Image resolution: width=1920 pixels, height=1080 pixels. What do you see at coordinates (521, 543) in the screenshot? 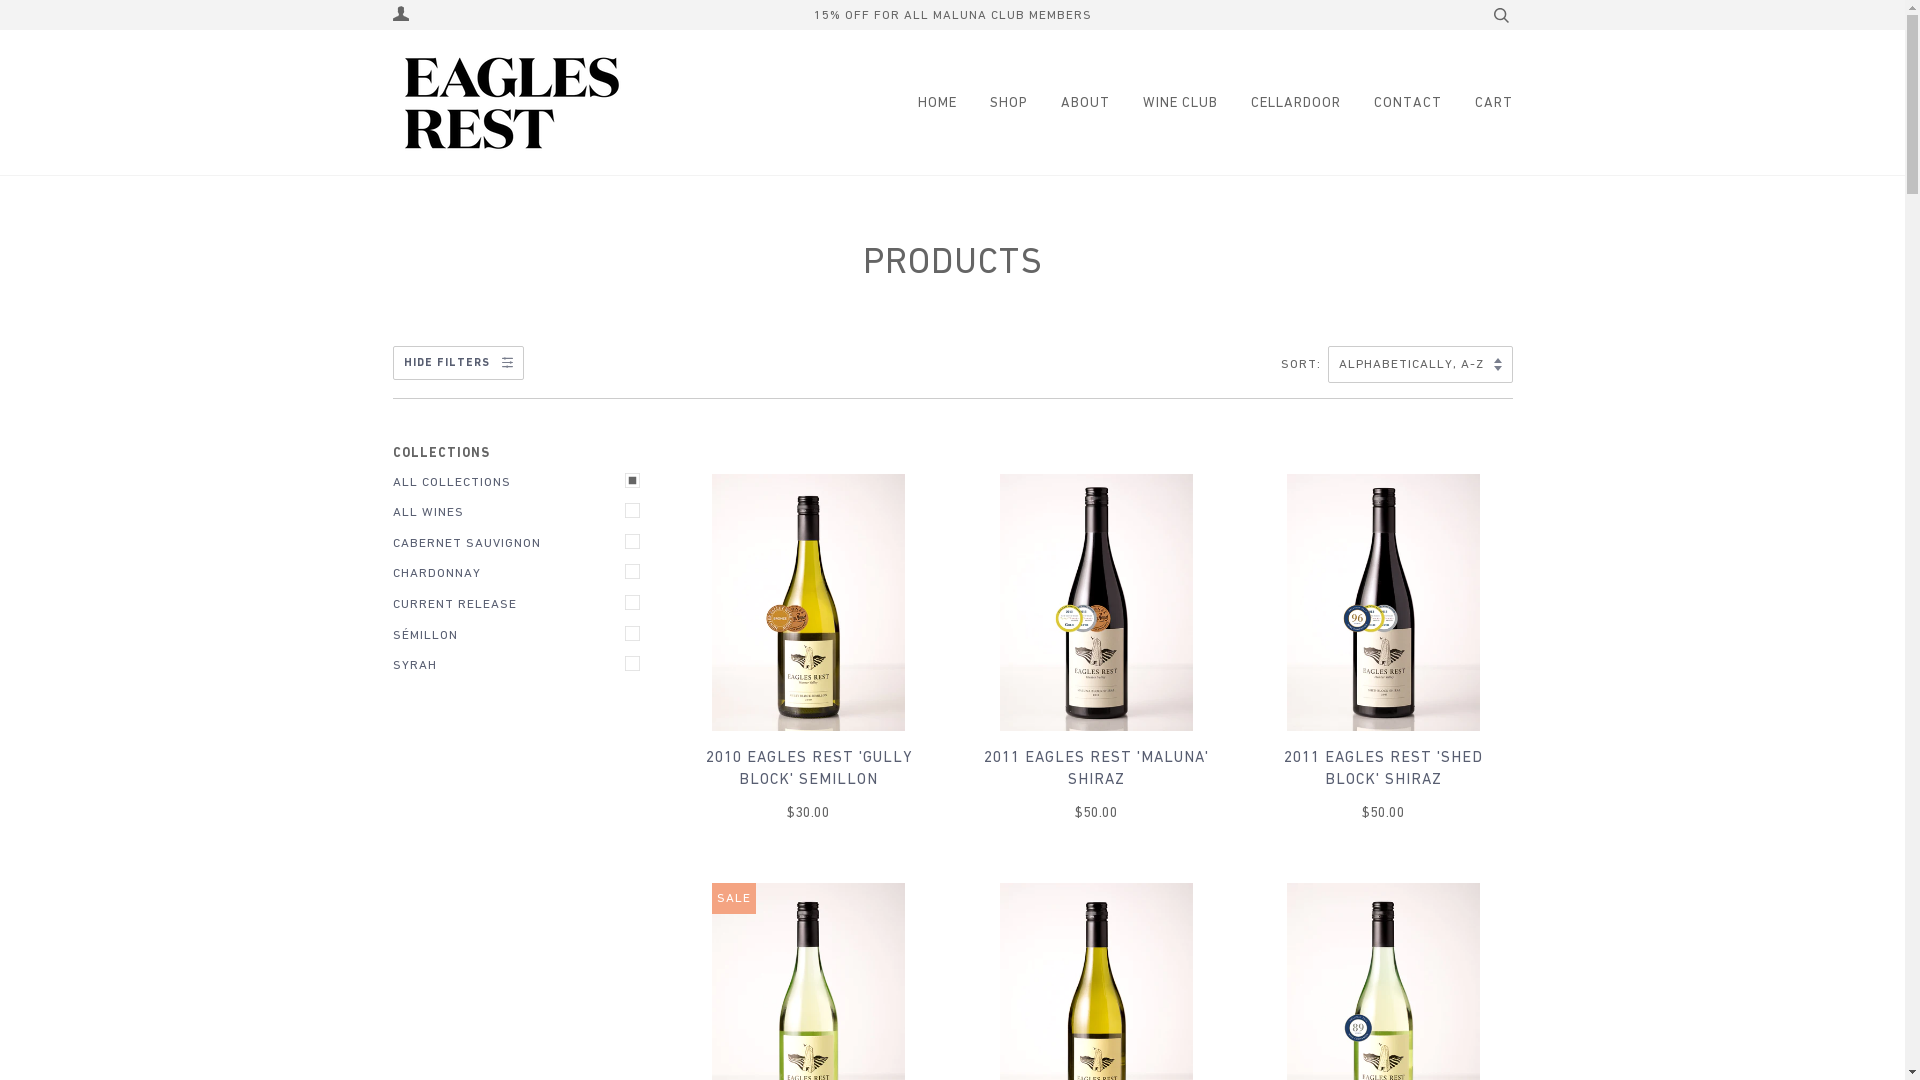
I see `'CABERNET SAUVIGNON'` at bounding box center [521, 543].